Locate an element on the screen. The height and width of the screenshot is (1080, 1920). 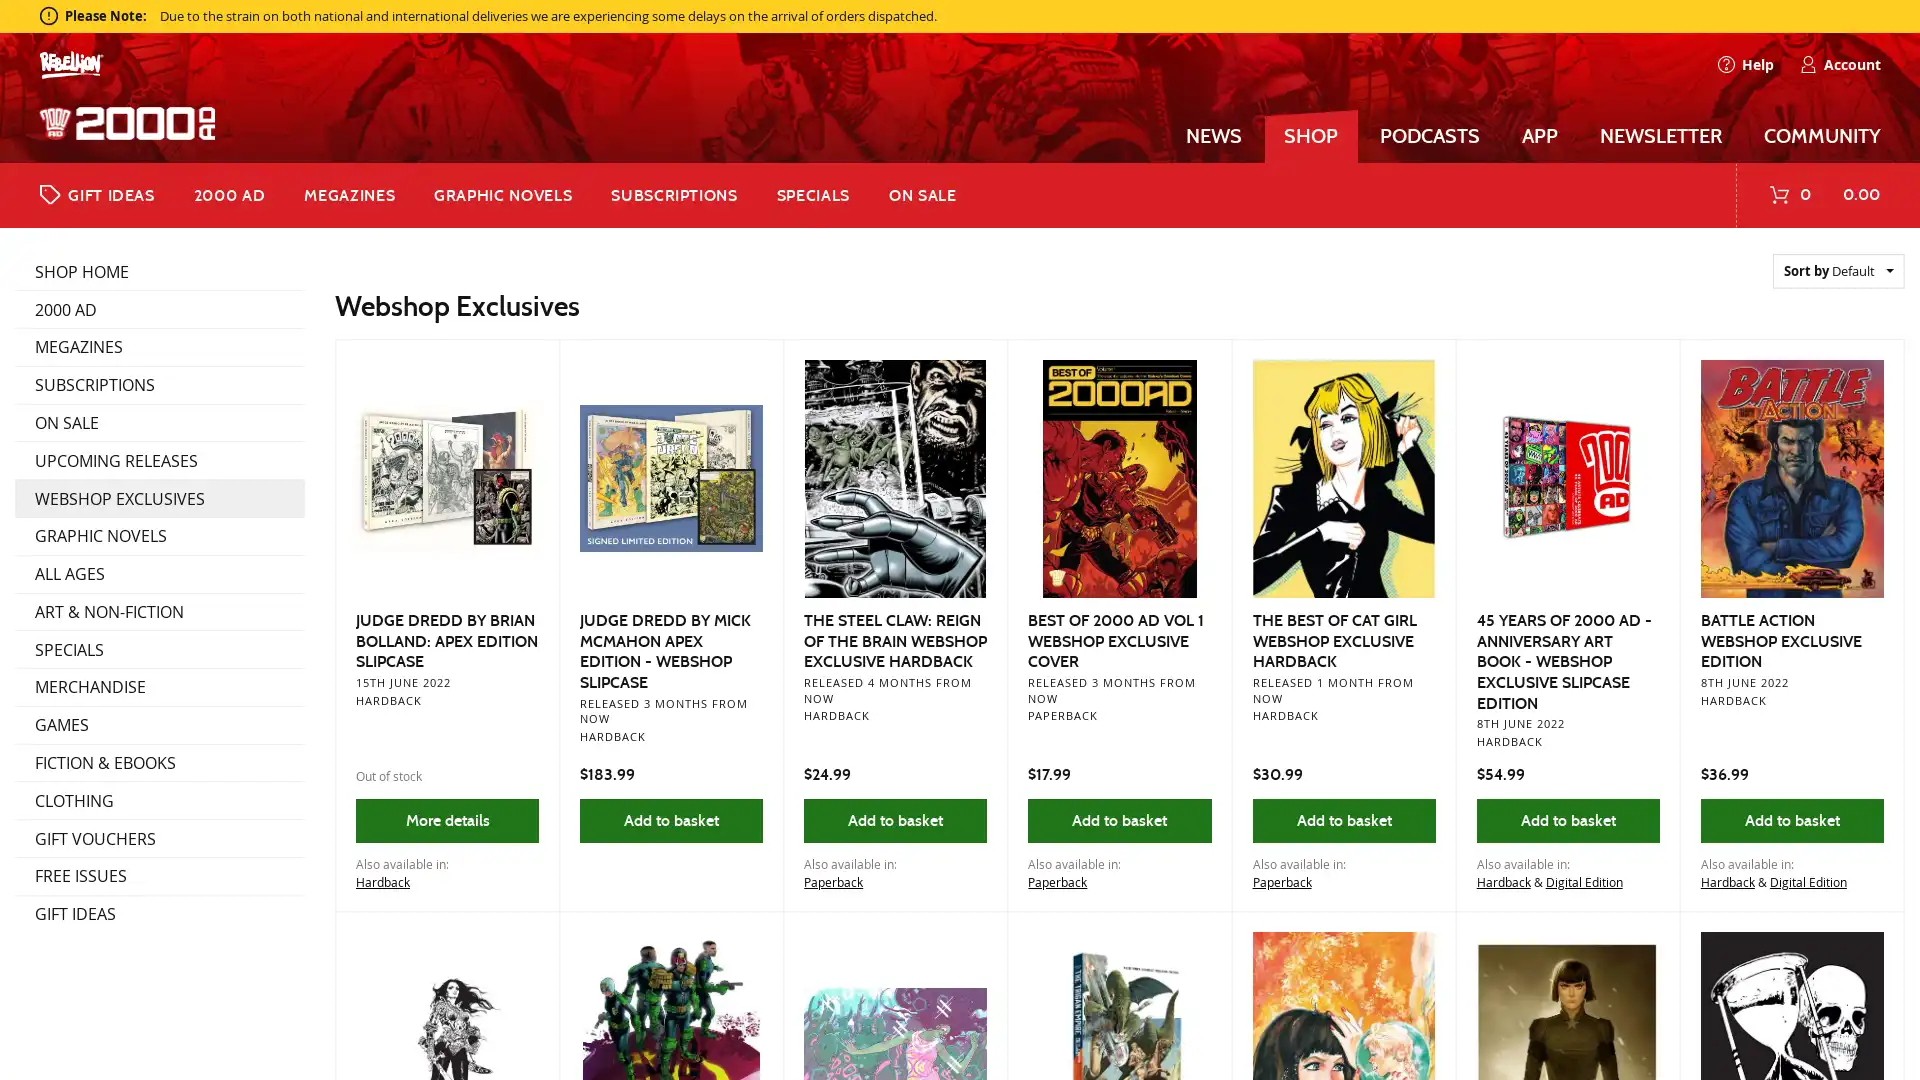
Paperback is located at coordinates (1056, 881).